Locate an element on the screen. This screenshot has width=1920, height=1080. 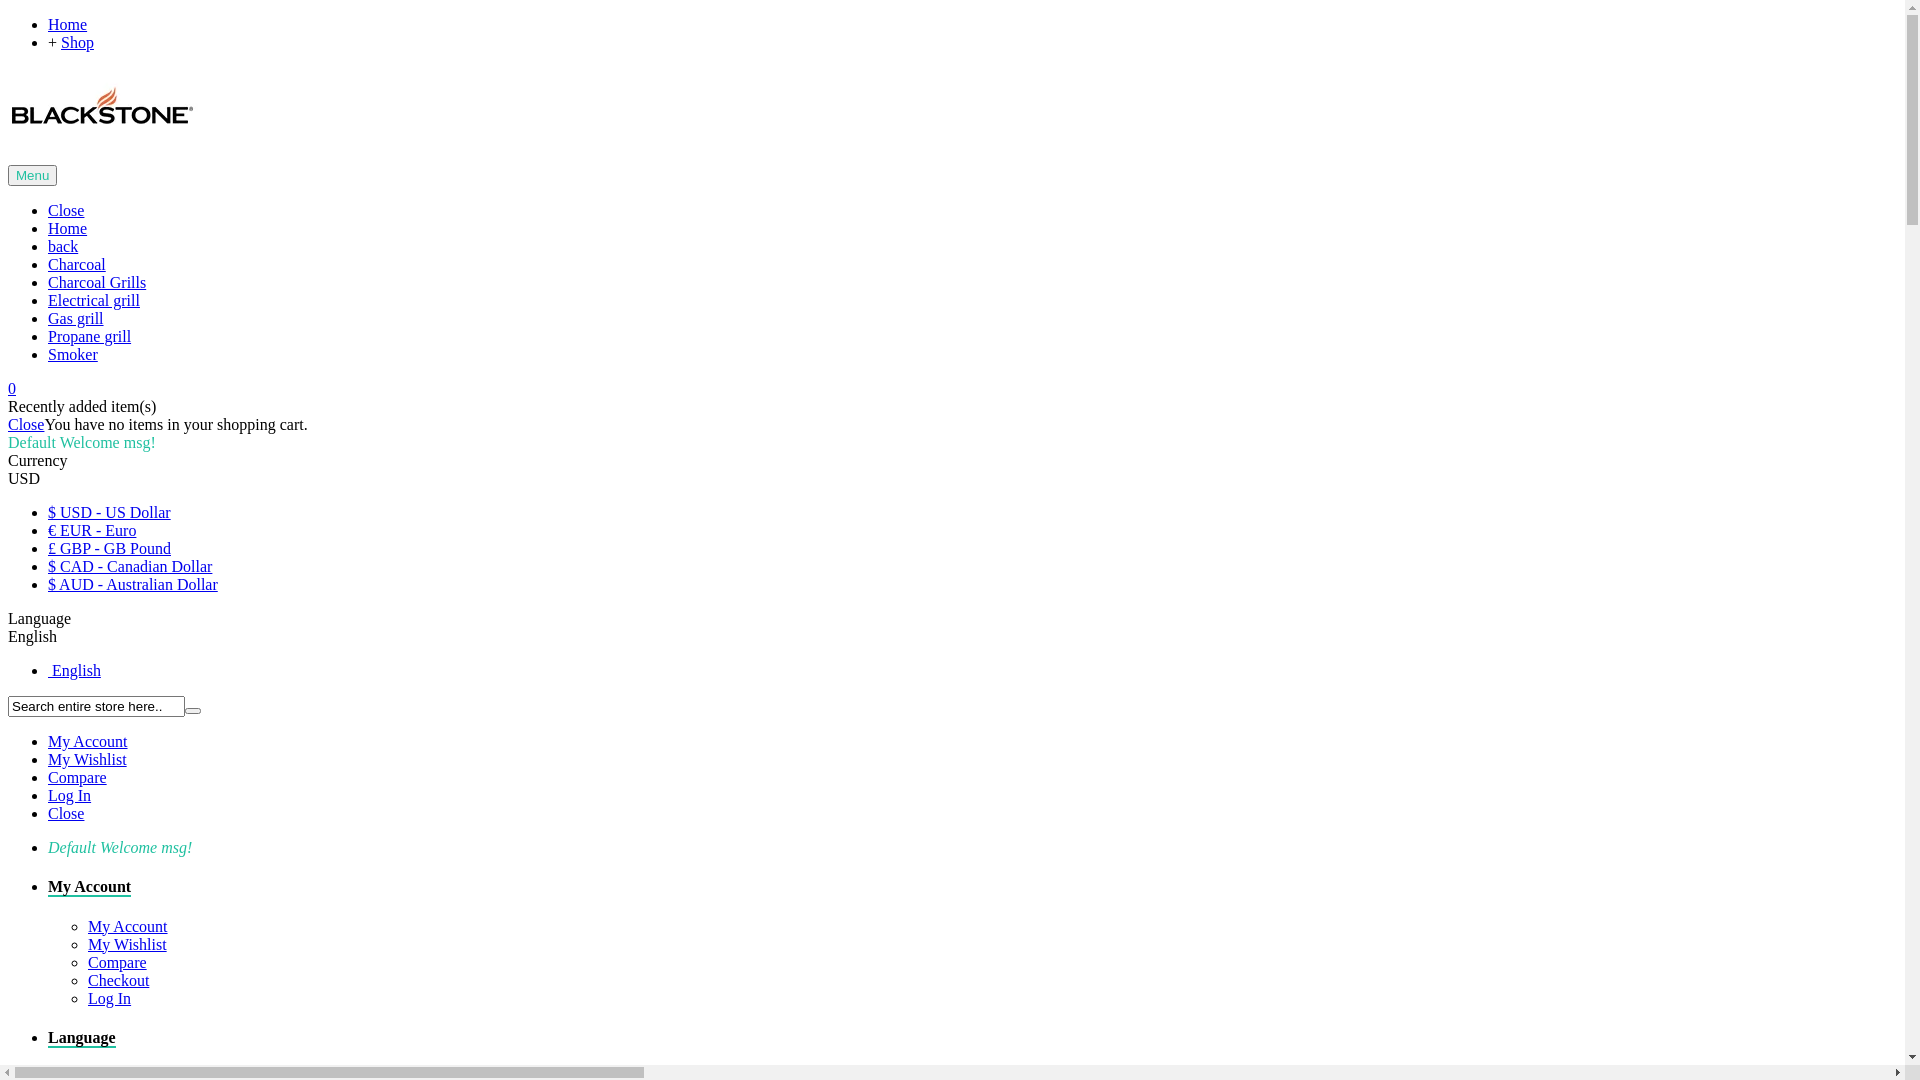
'Shop' is located at coordinates (77, 42).